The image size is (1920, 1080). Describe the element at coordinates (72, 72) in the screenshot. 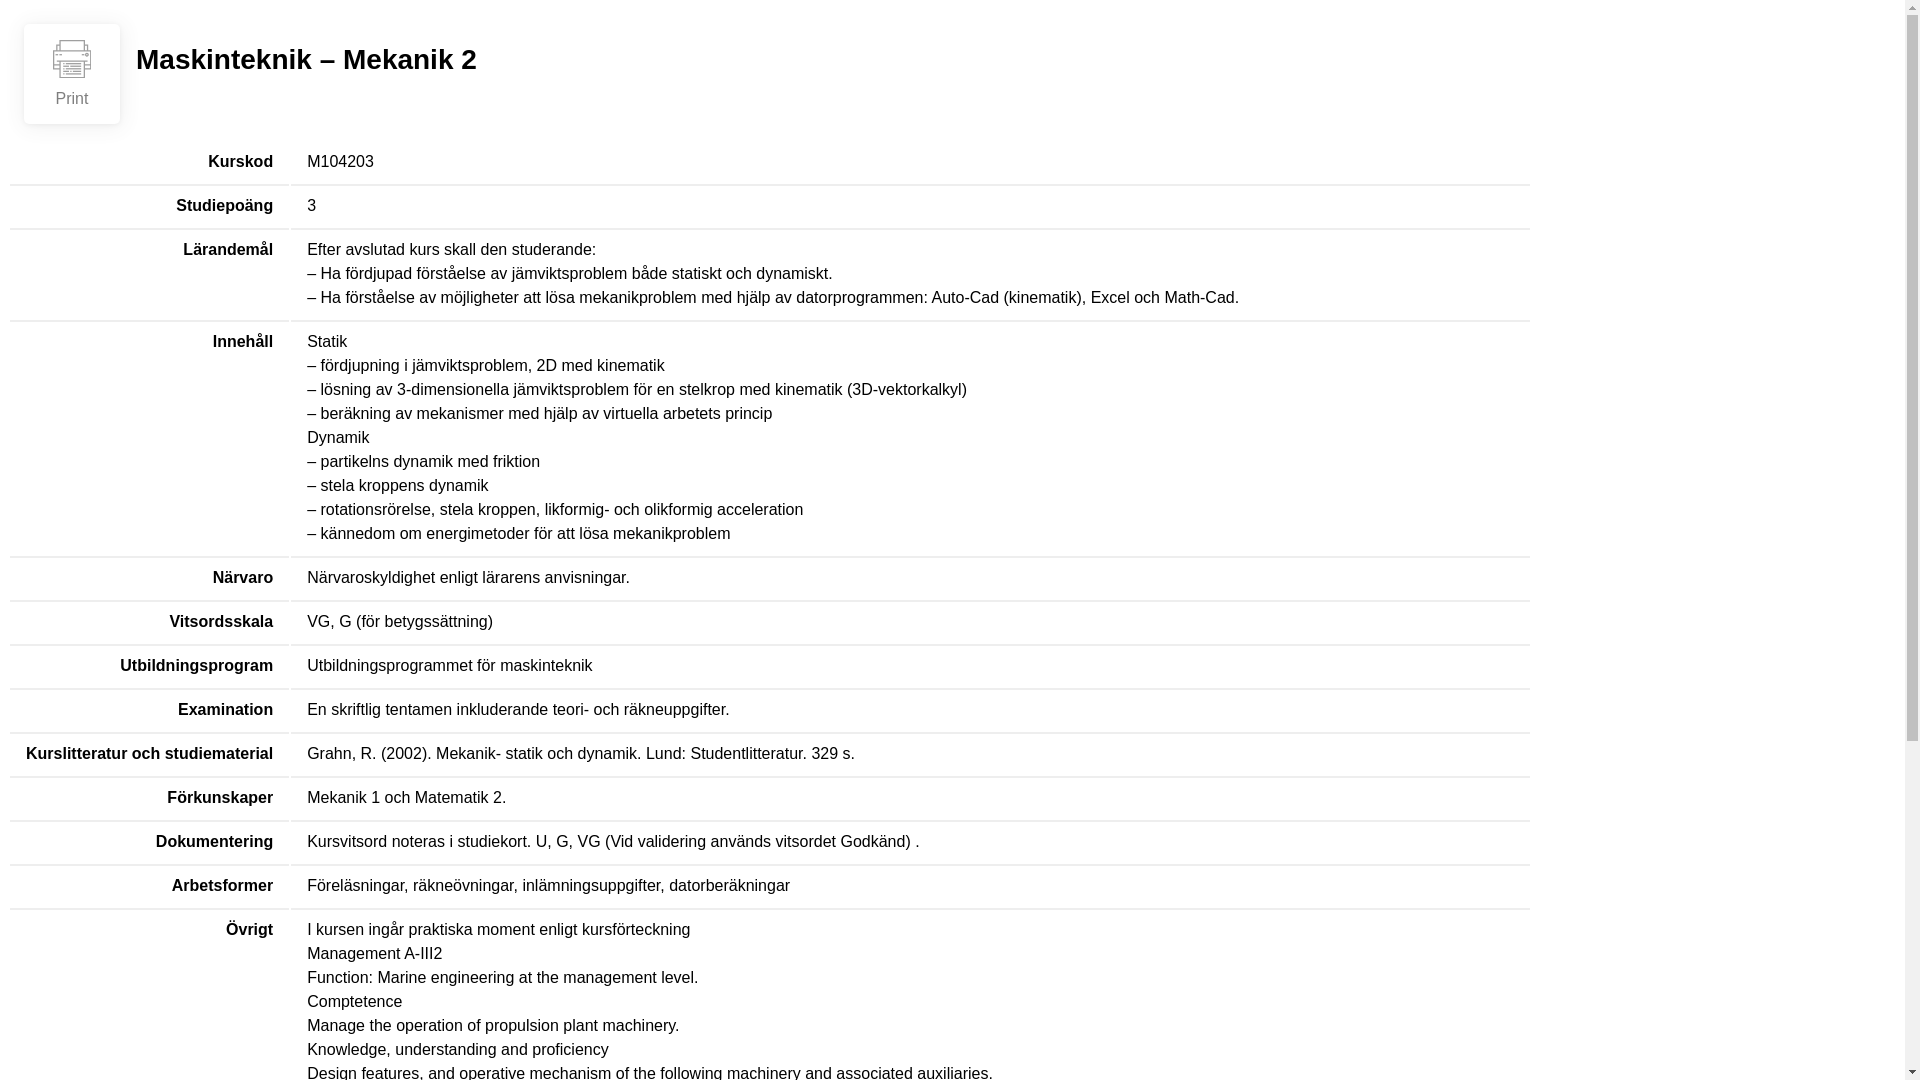

I see `'Print'` at that location.